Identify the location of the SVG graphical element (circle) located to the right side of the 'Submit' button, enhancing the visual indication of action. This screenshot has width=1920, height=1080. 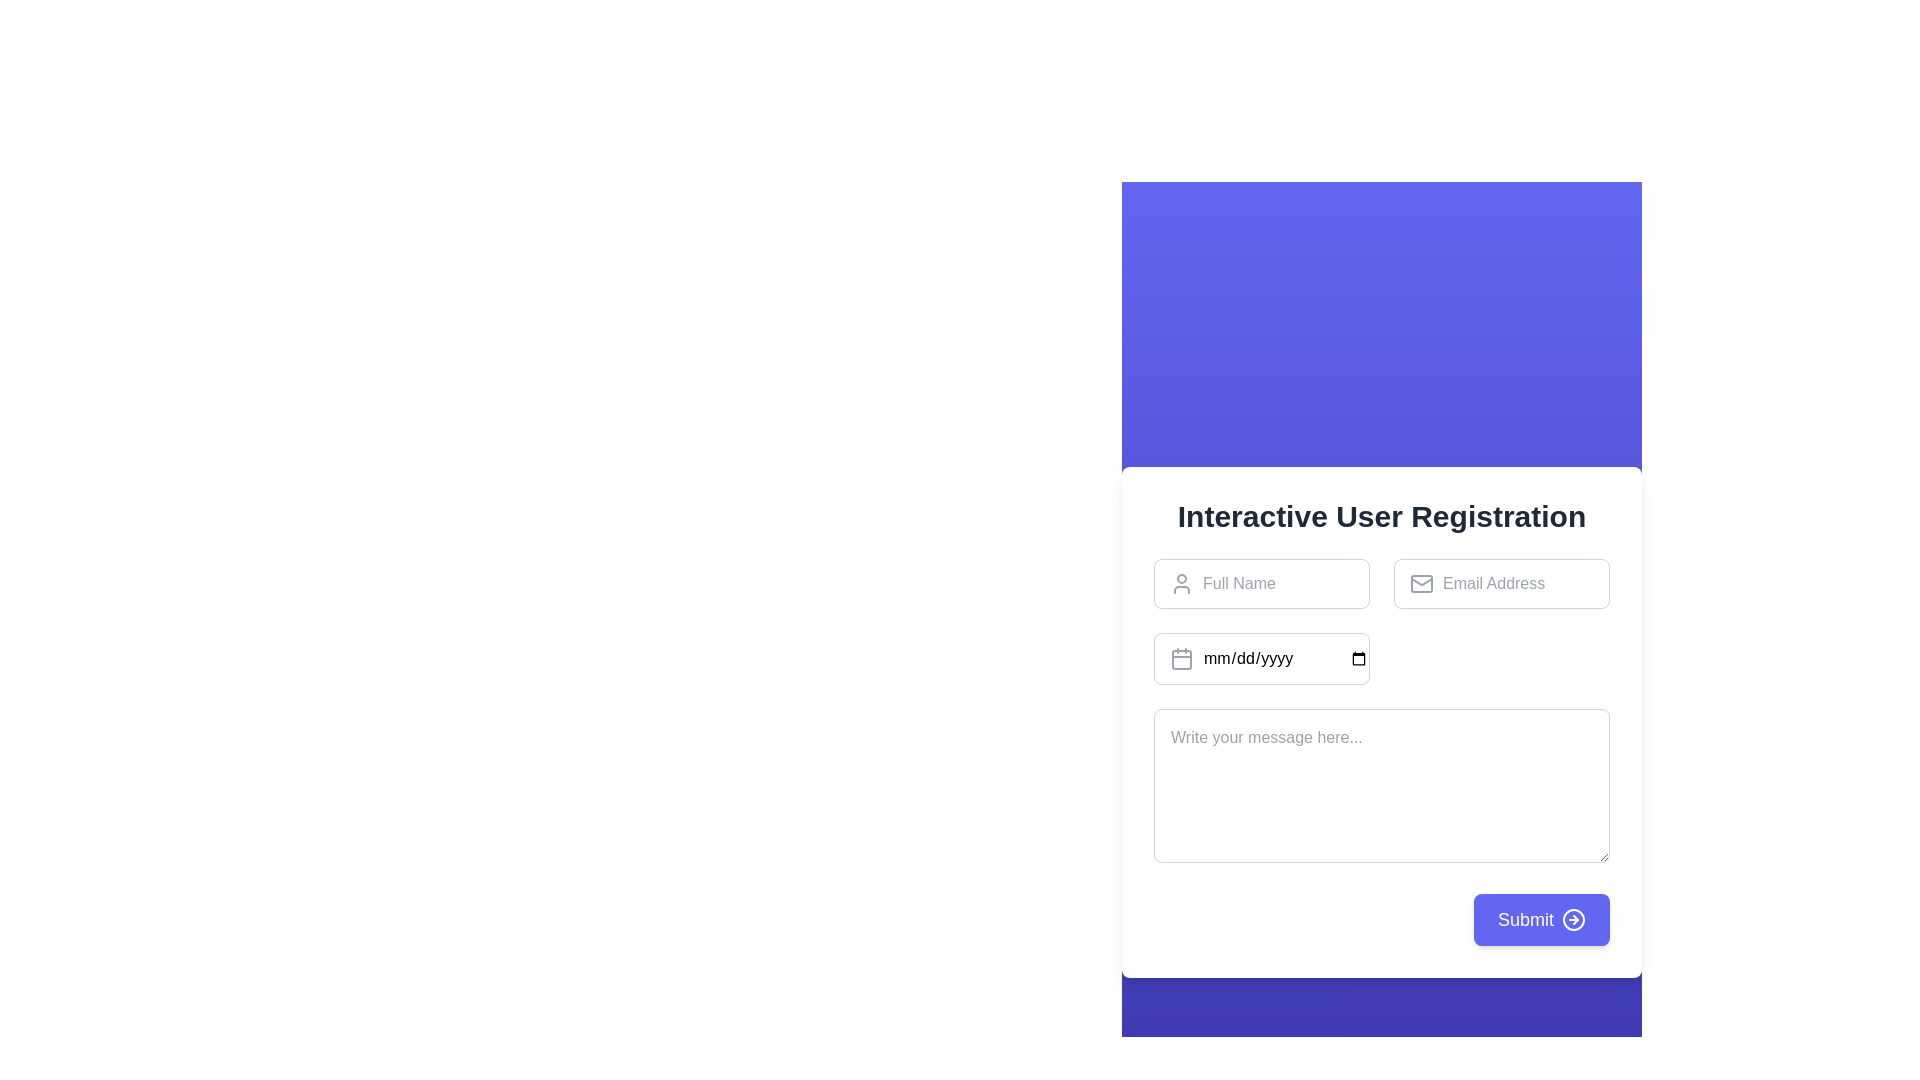
(1573, 919).